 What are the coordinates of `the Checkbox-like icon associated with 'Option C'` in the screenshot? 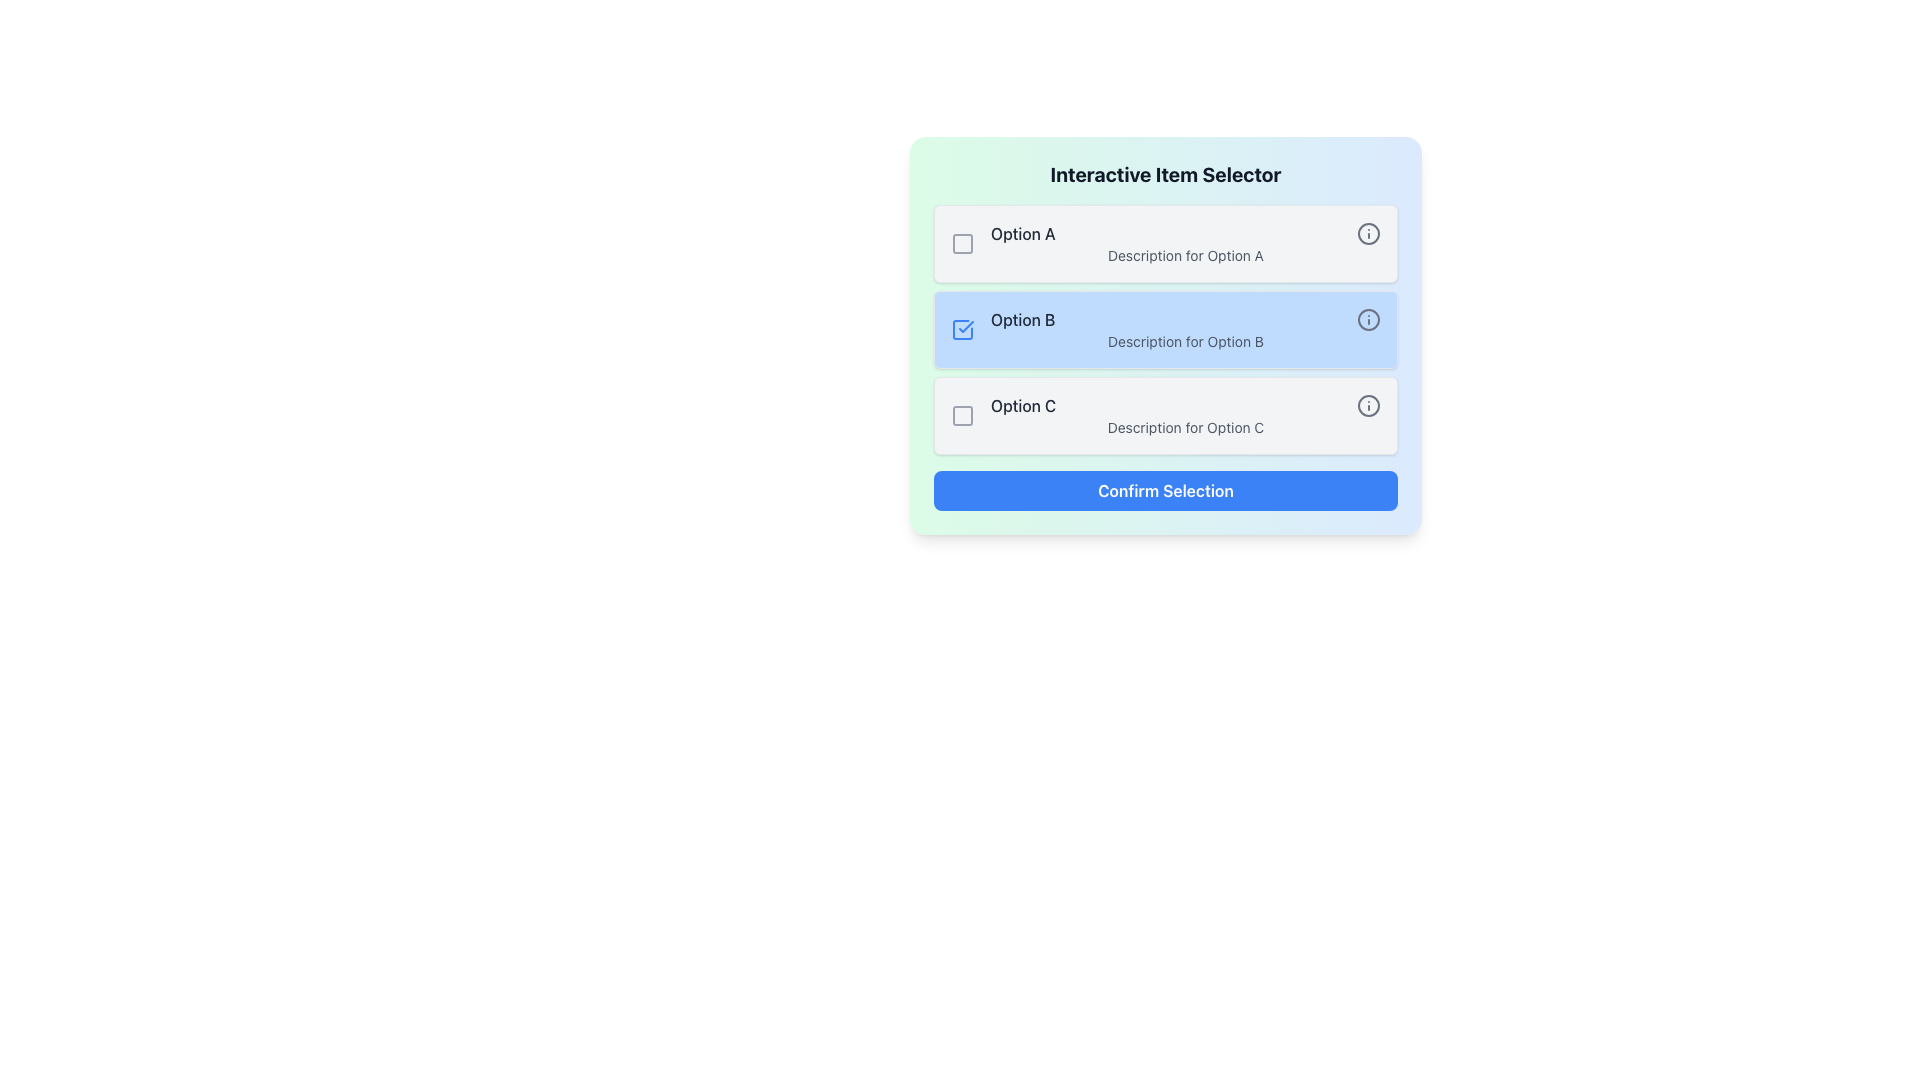 It's located at (963, 415).